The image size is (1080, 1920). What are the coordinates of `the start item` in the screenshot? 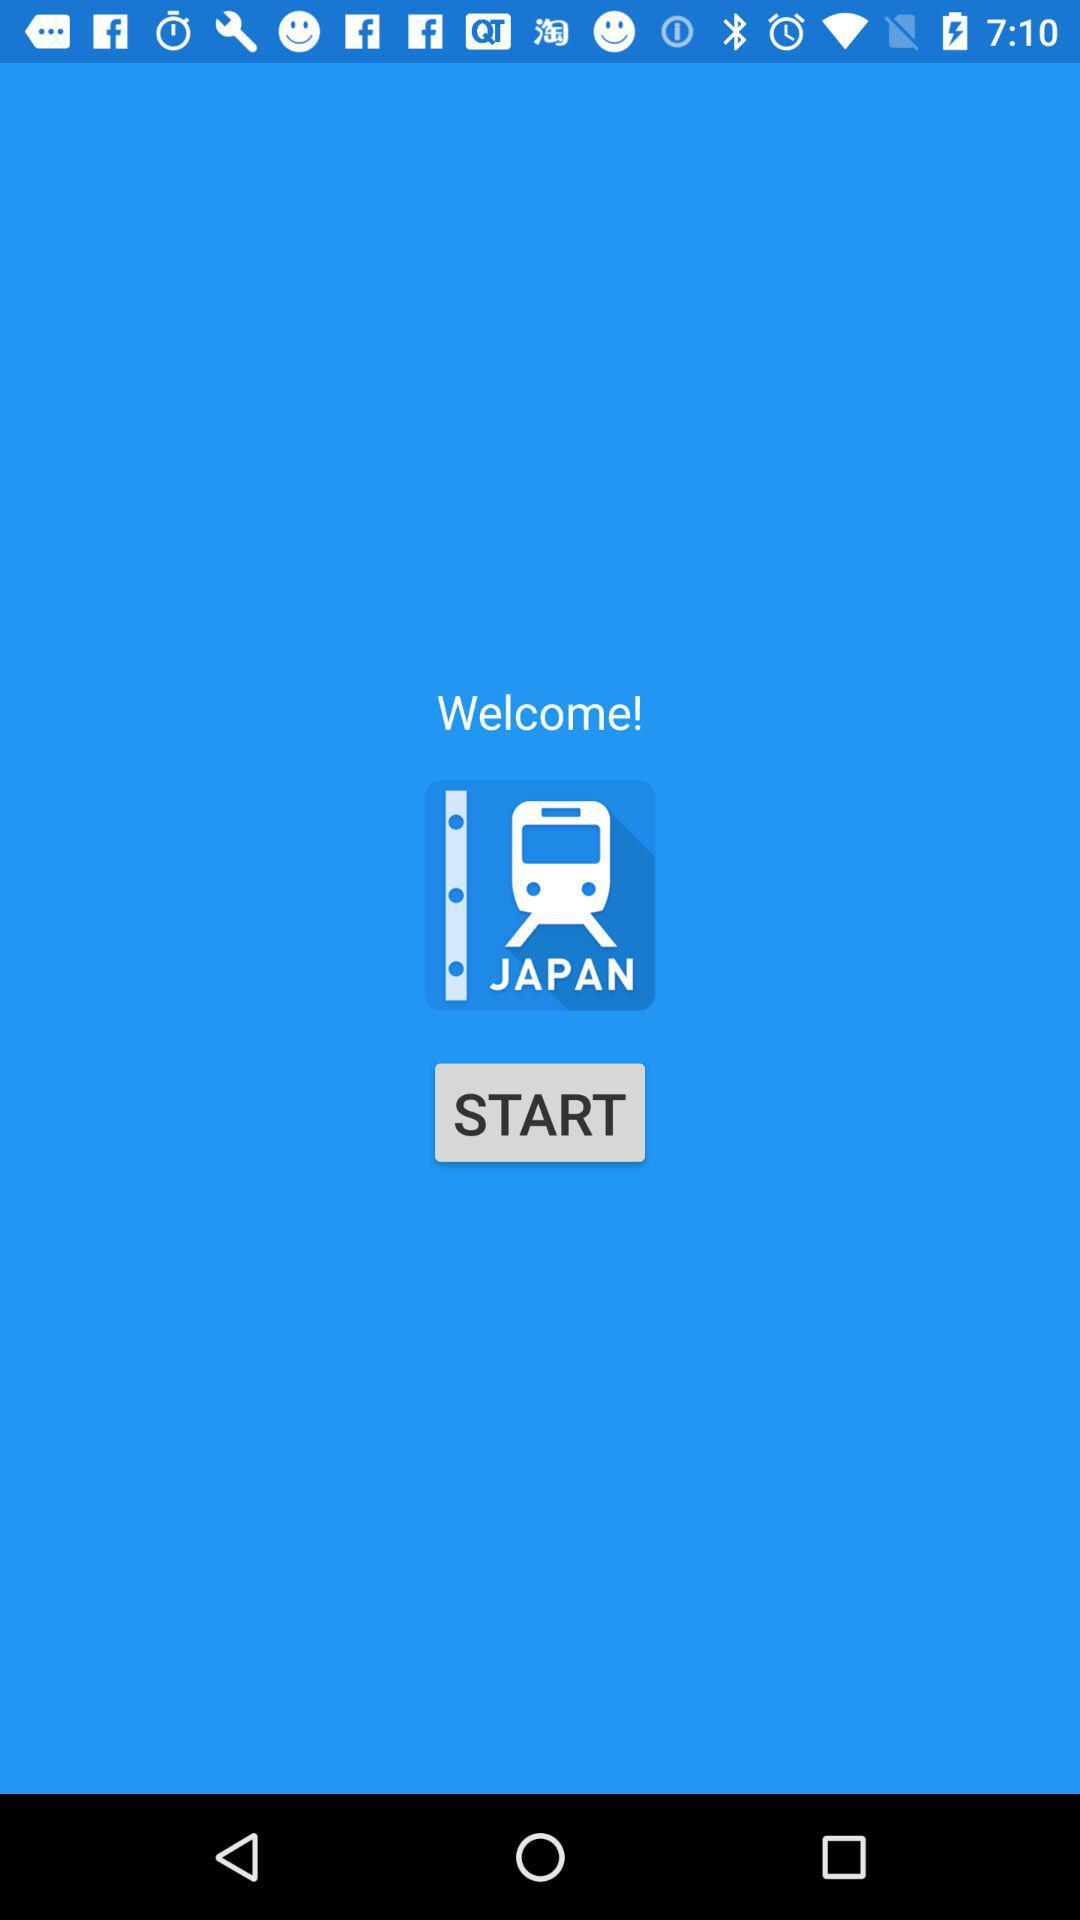 It's located at (540, 1111).